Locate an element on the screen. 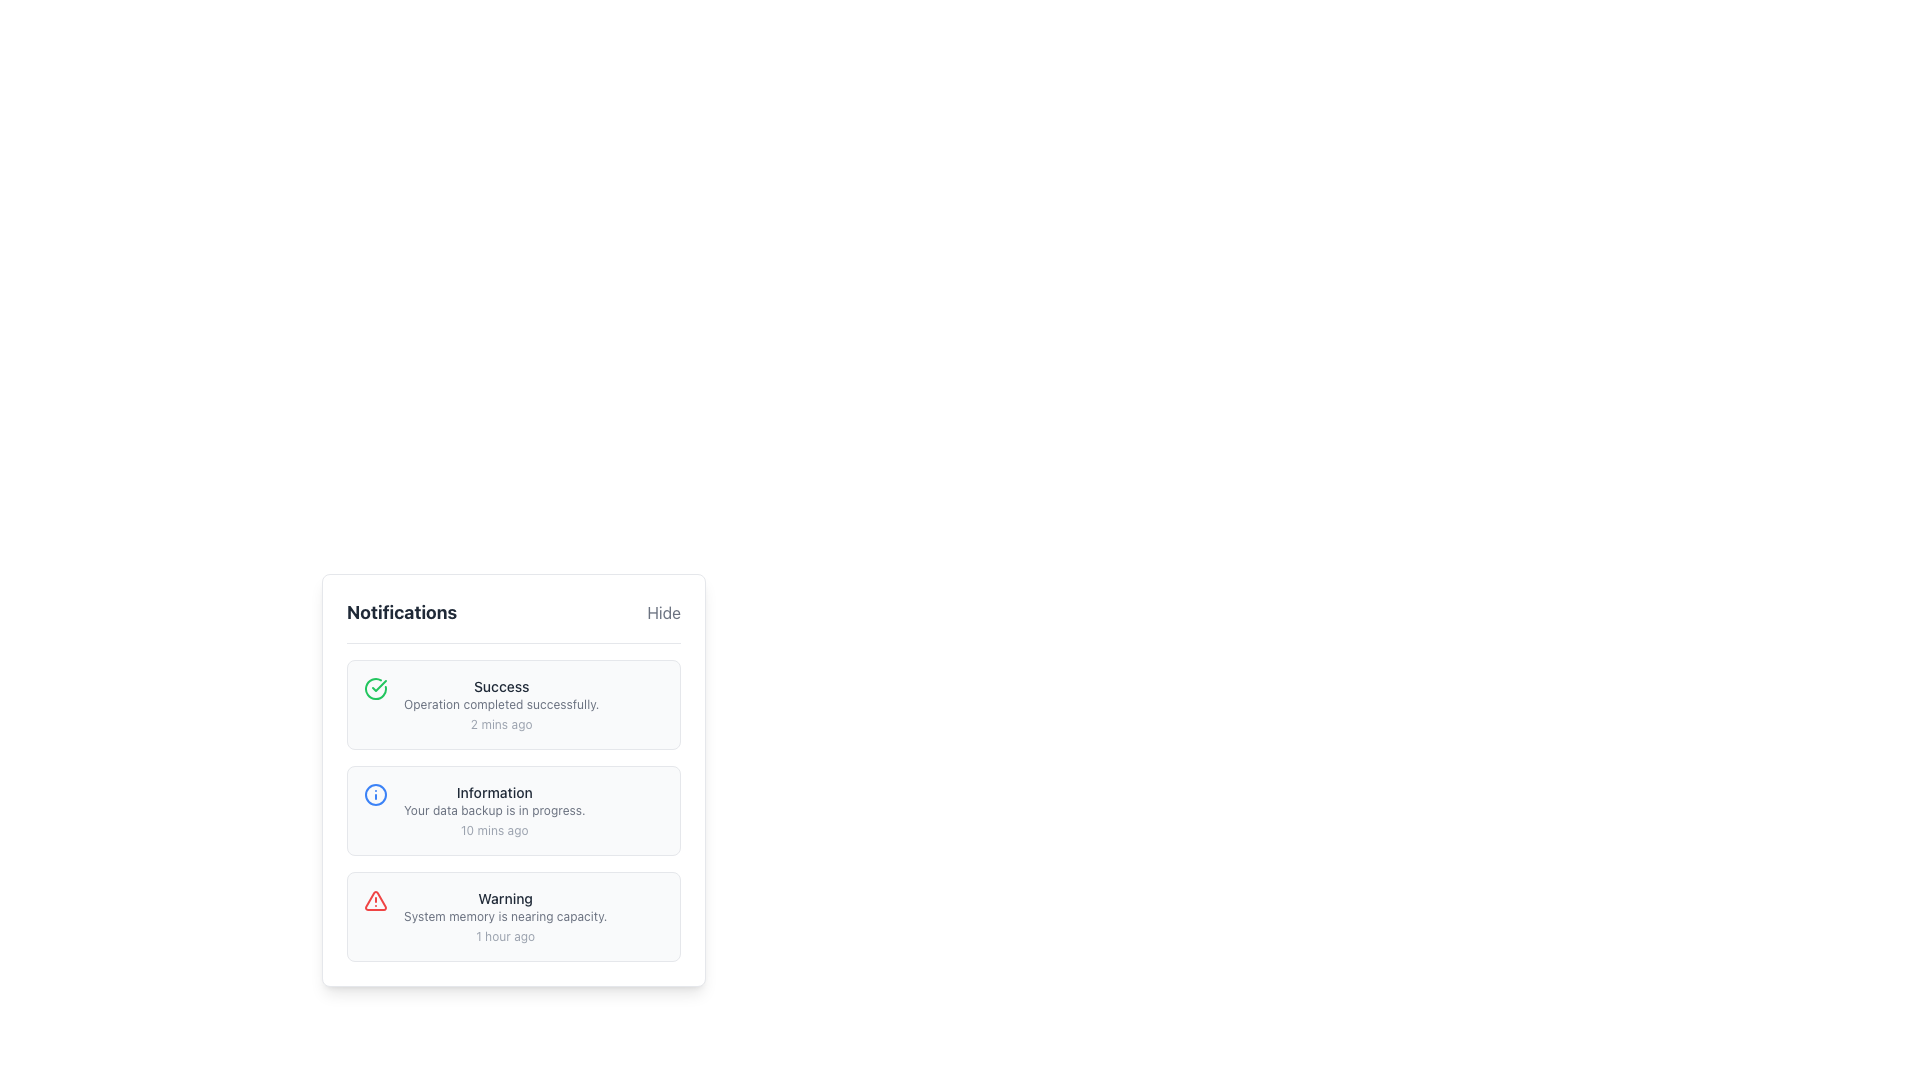  notifications displayed in the notification panel that features a bold heading 'Notifications' and a 'Hide' button is located at coordinates (513, 778).